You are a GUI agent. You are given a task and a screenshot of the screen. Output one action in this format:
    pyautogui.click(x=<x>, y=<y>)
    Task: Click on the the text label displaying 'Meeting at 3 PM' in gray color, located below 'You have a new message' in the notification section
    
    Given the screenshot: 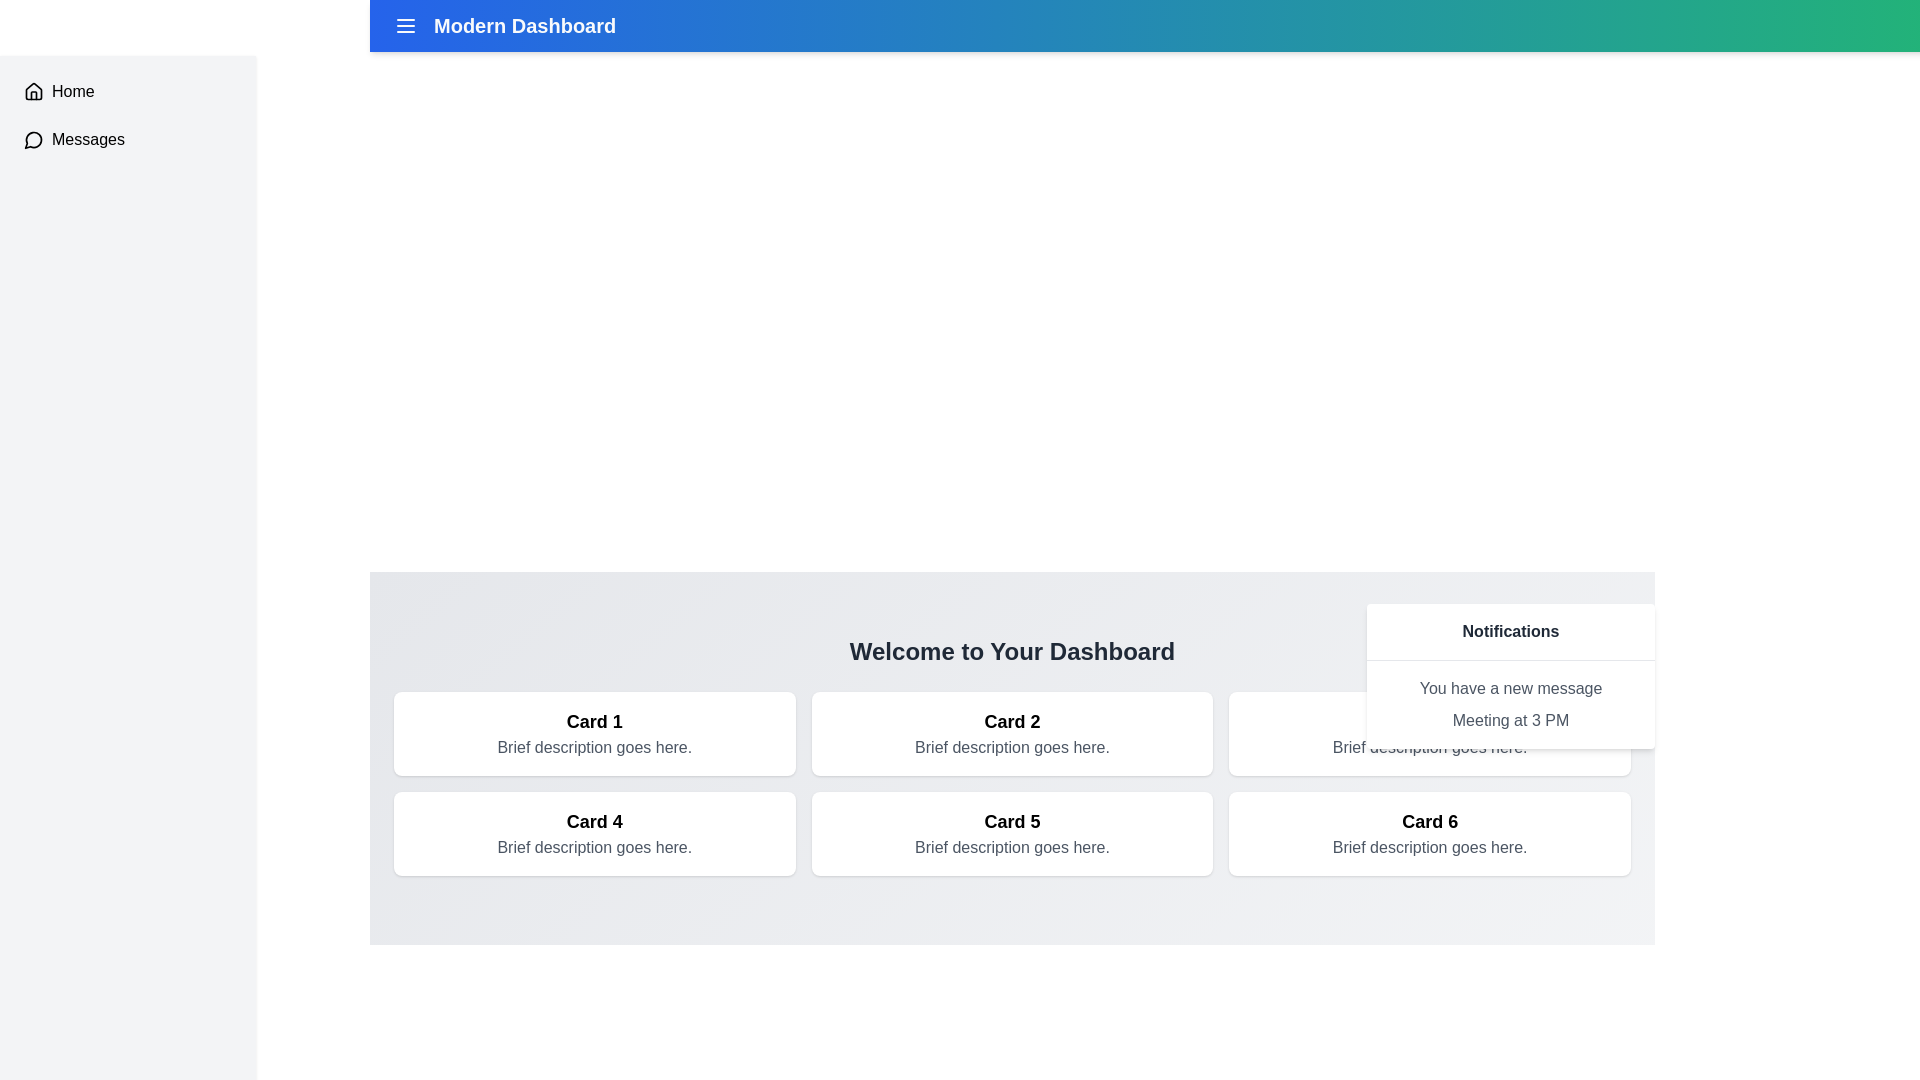 What is the action you would take?
    pyautogui.click(x=1511, y=721)
    